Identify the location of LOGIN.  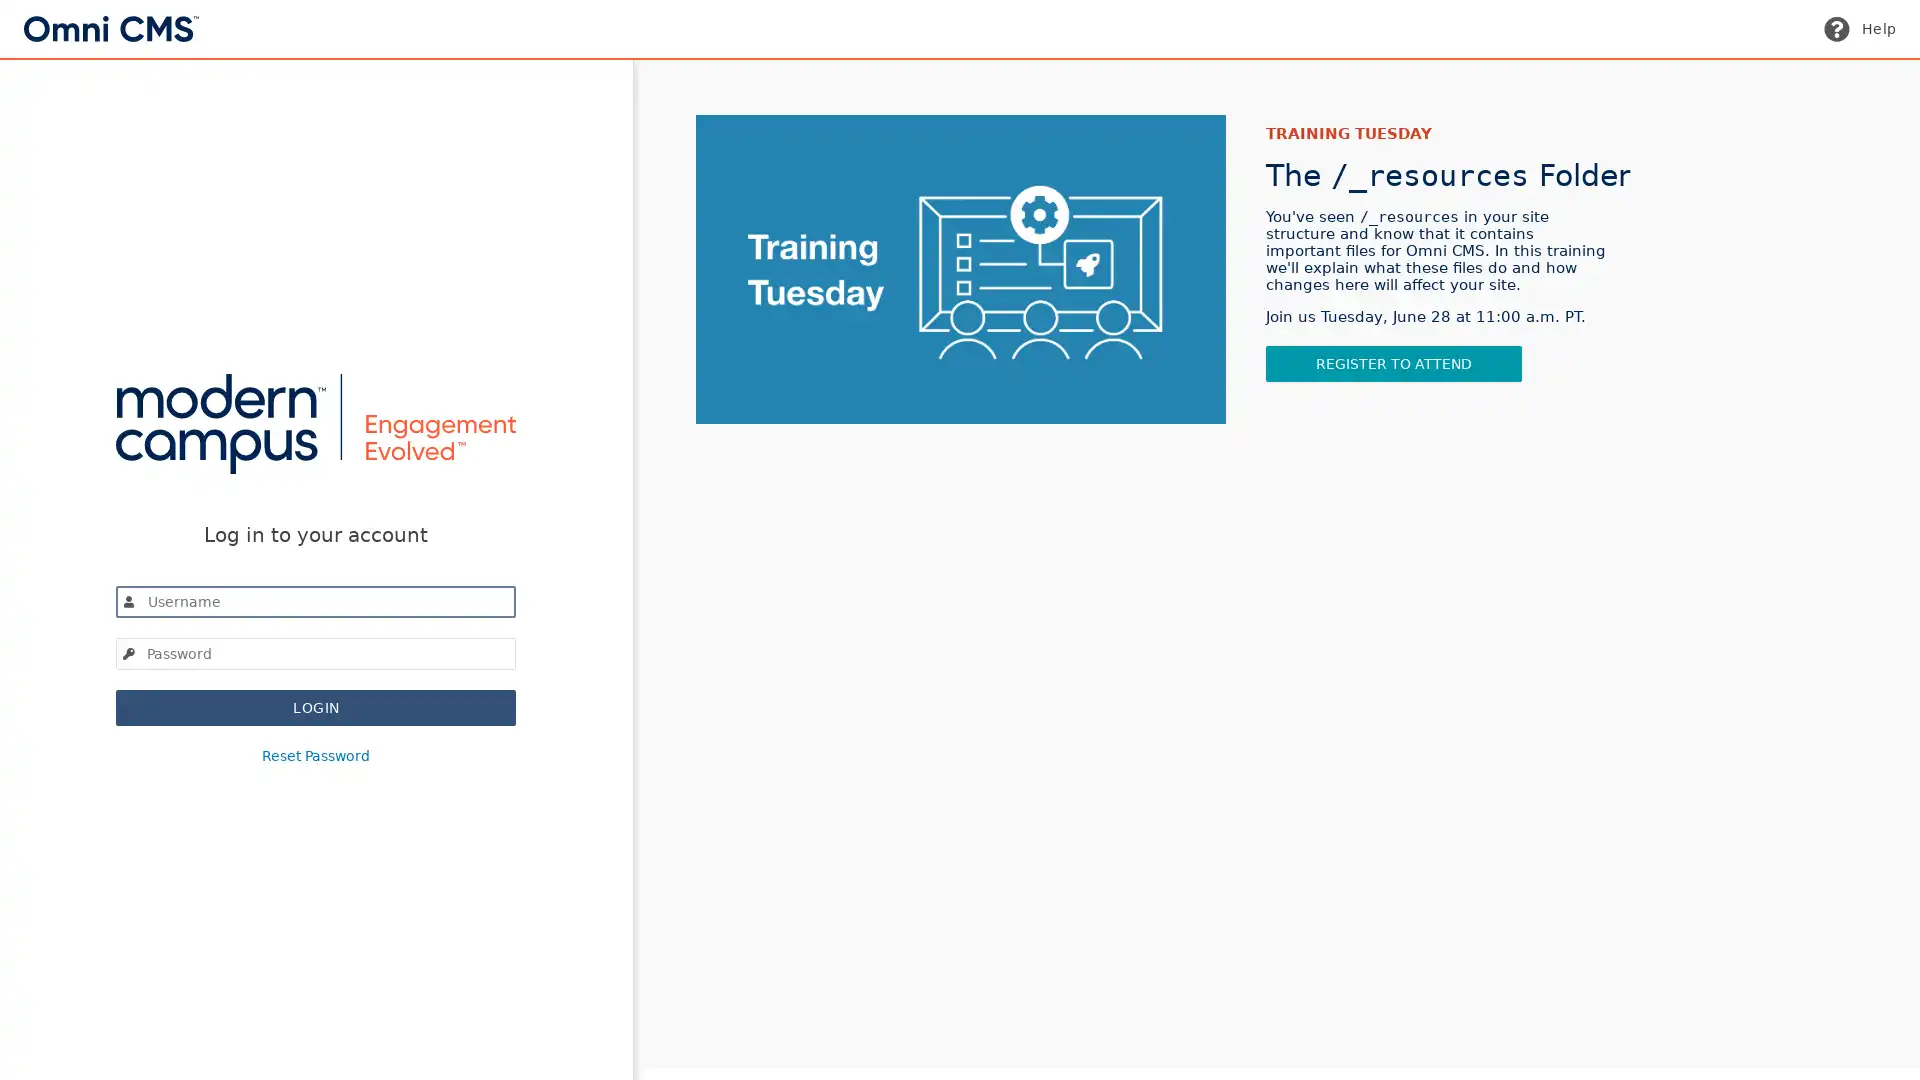
(315, 705).